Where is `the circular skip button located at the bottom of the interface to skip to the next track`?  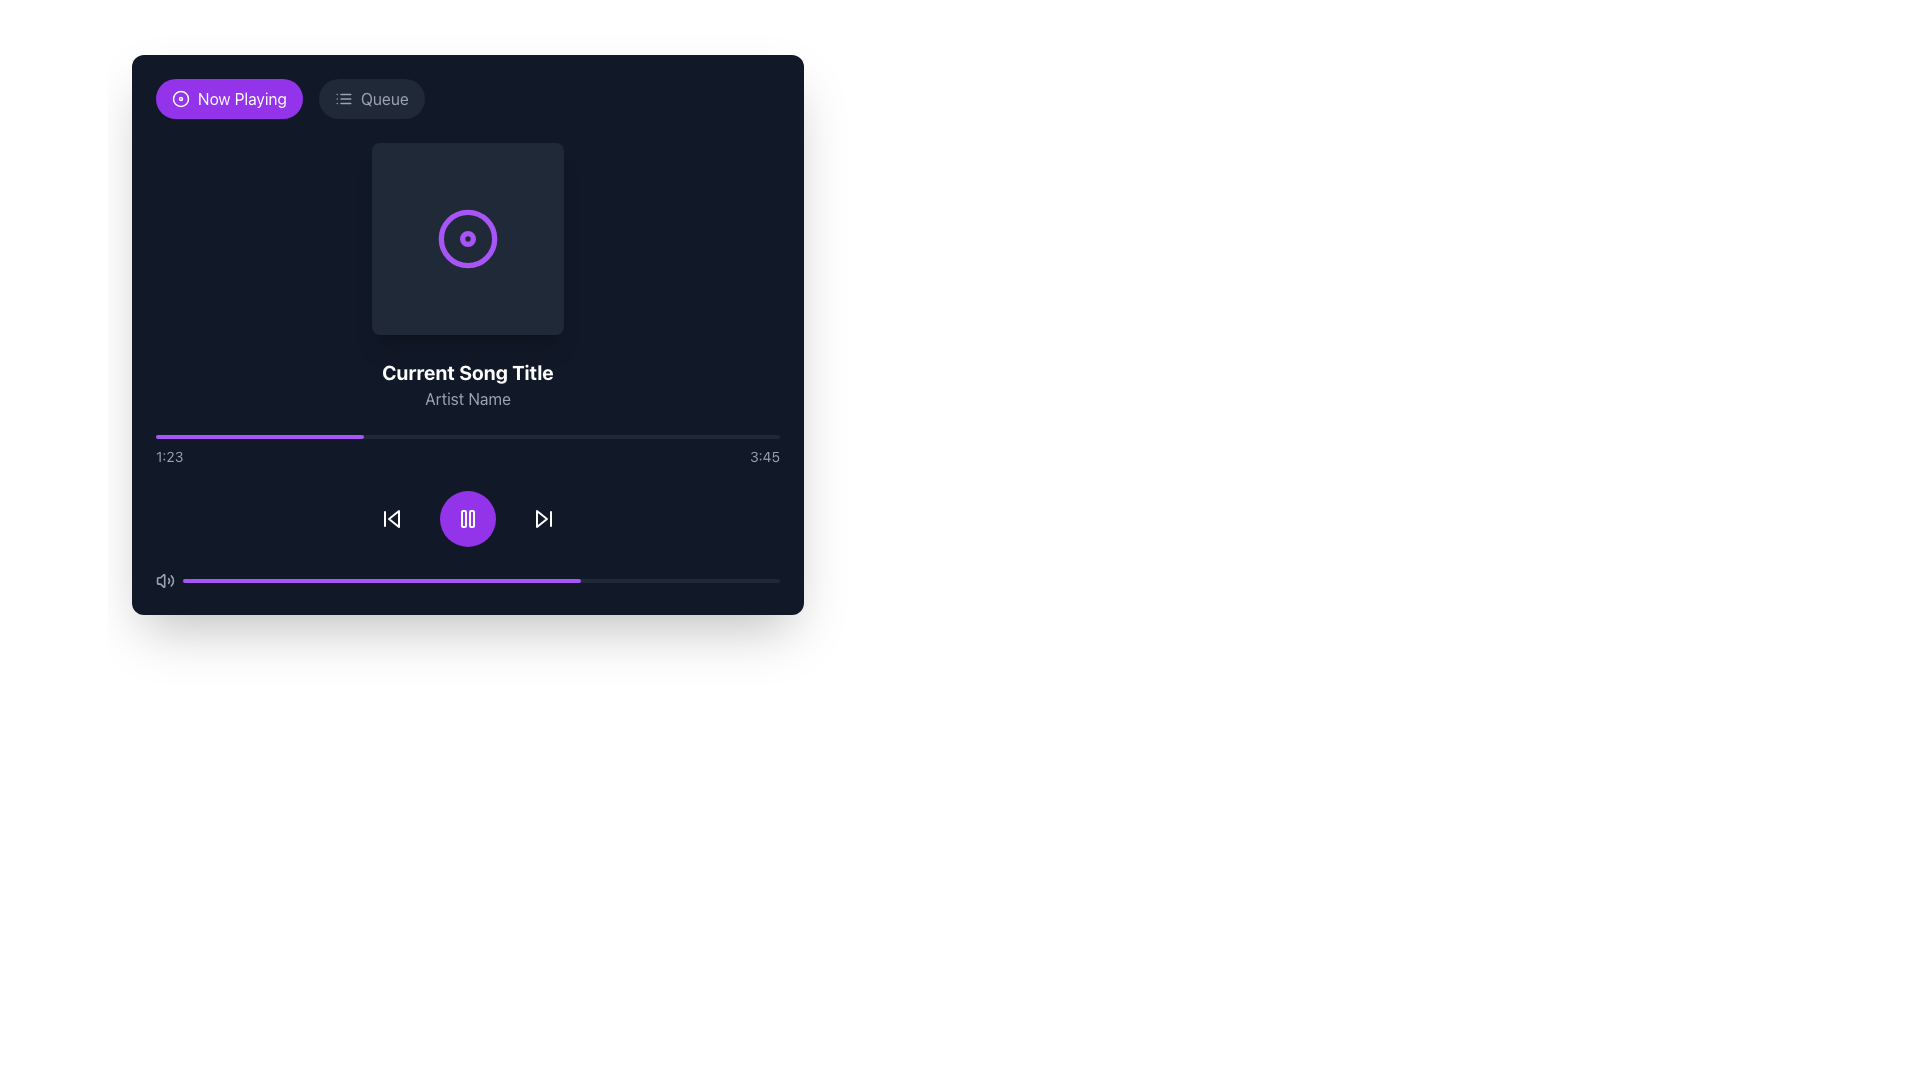 the circular skip button located at the bottom of the interface to skip to the next track is located at coordinates (543, 518).